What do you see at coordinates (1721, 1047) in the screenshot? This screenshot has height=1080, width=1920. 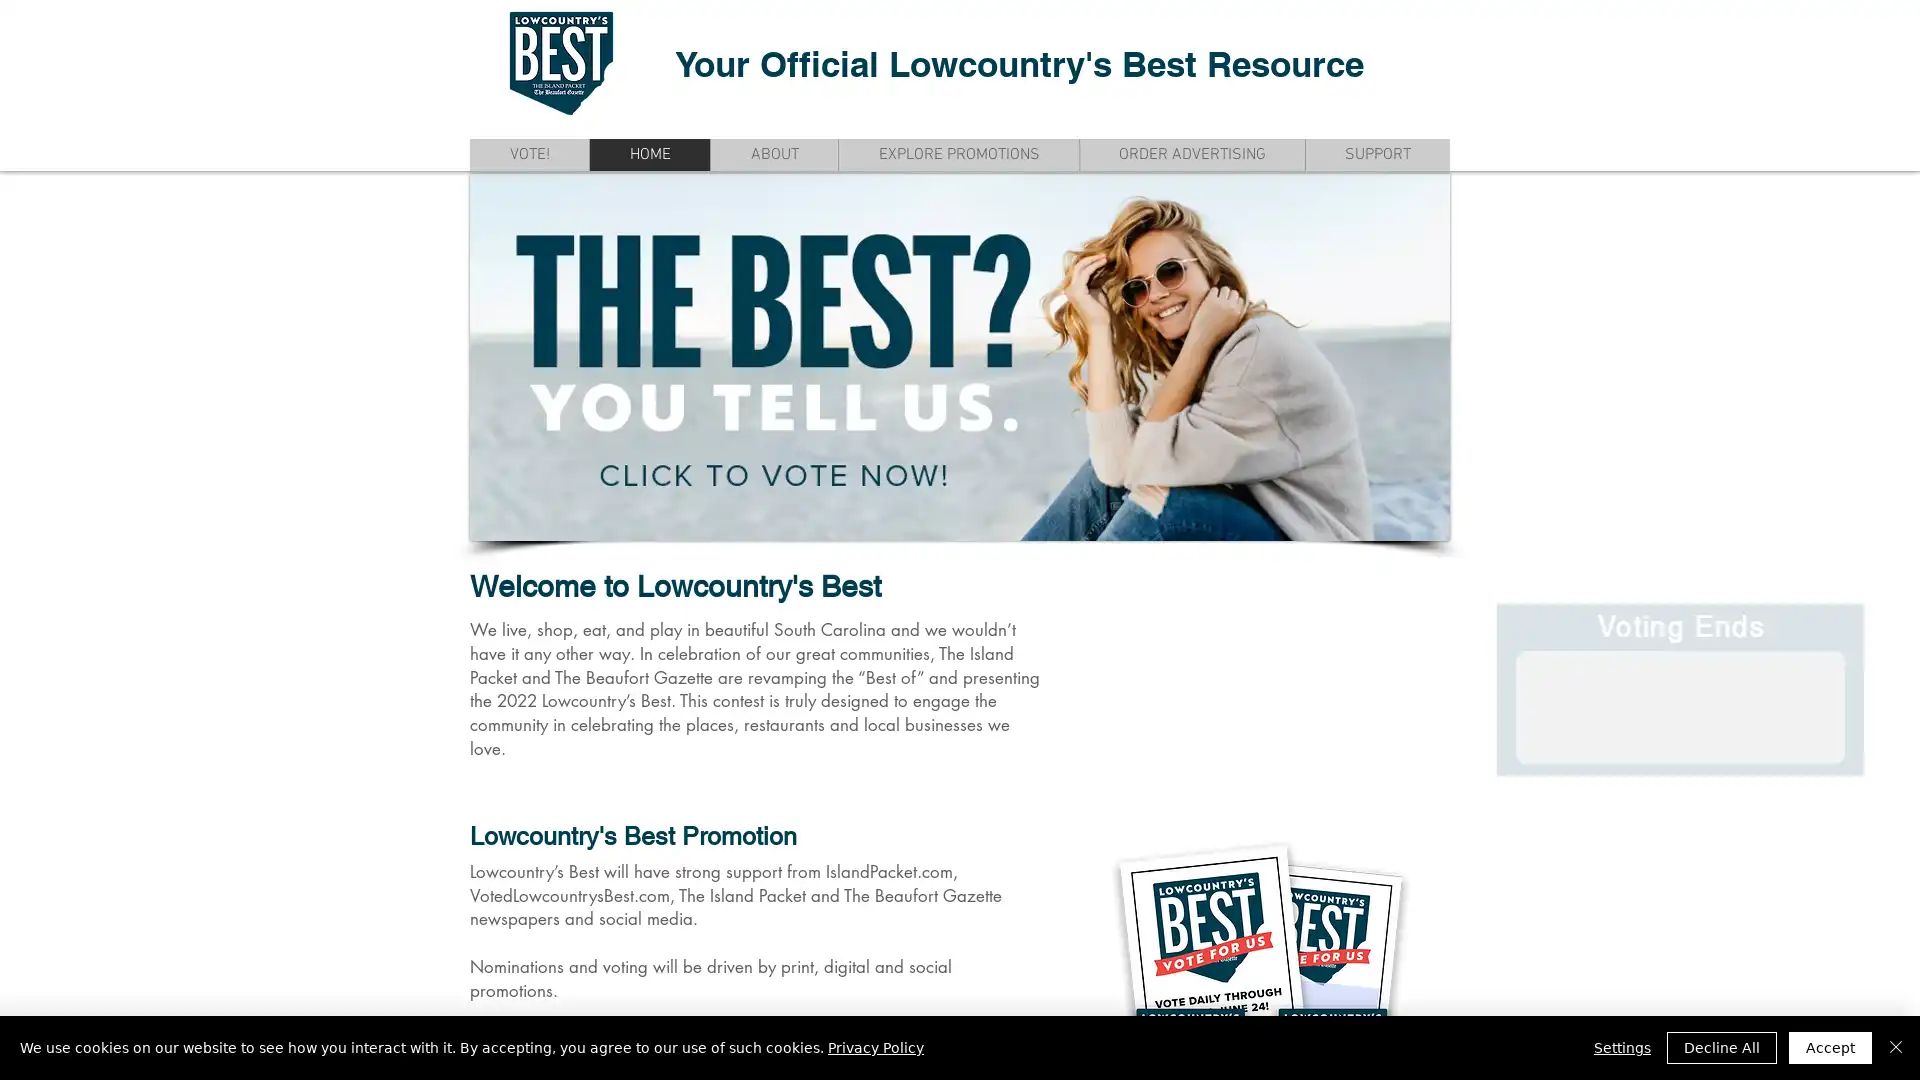 I see `Decline All` at bounding box center [1721, 1047].